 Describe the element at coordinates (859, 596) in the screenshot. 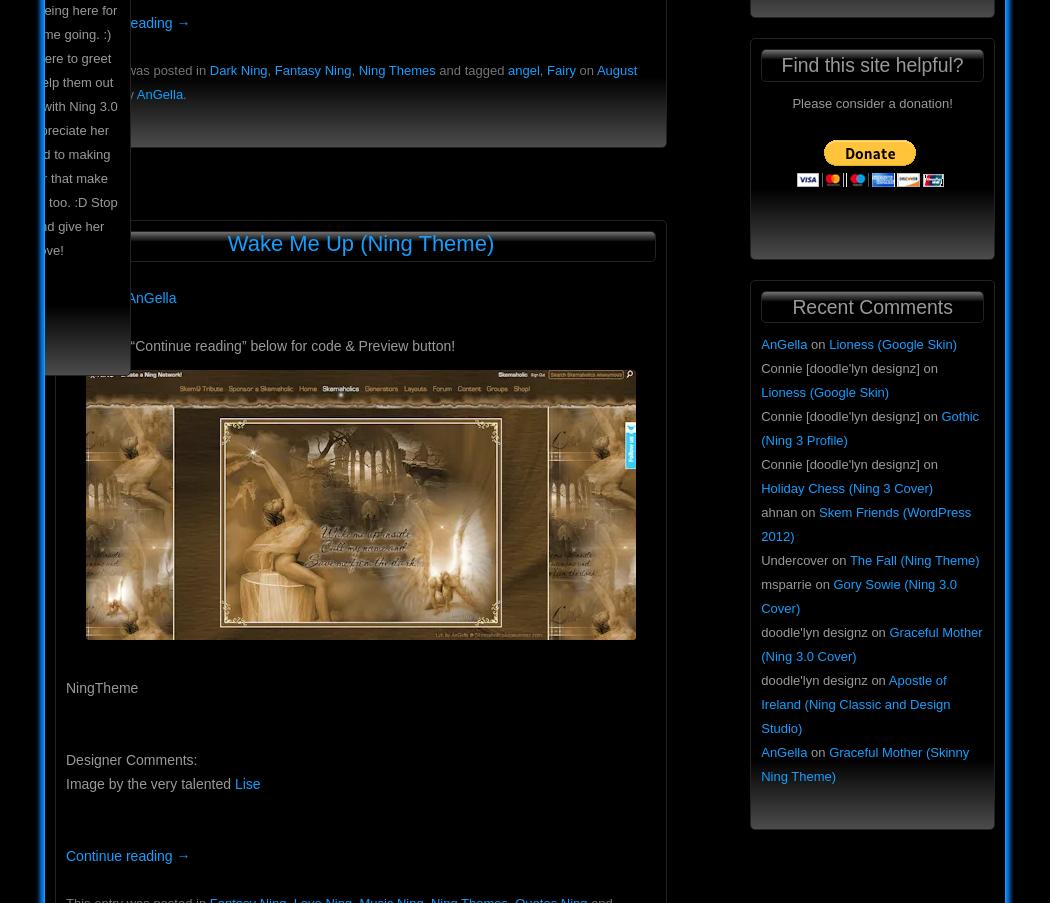

I see `'Gory Sowie (Ning 3.0 Cover)'` at that location.